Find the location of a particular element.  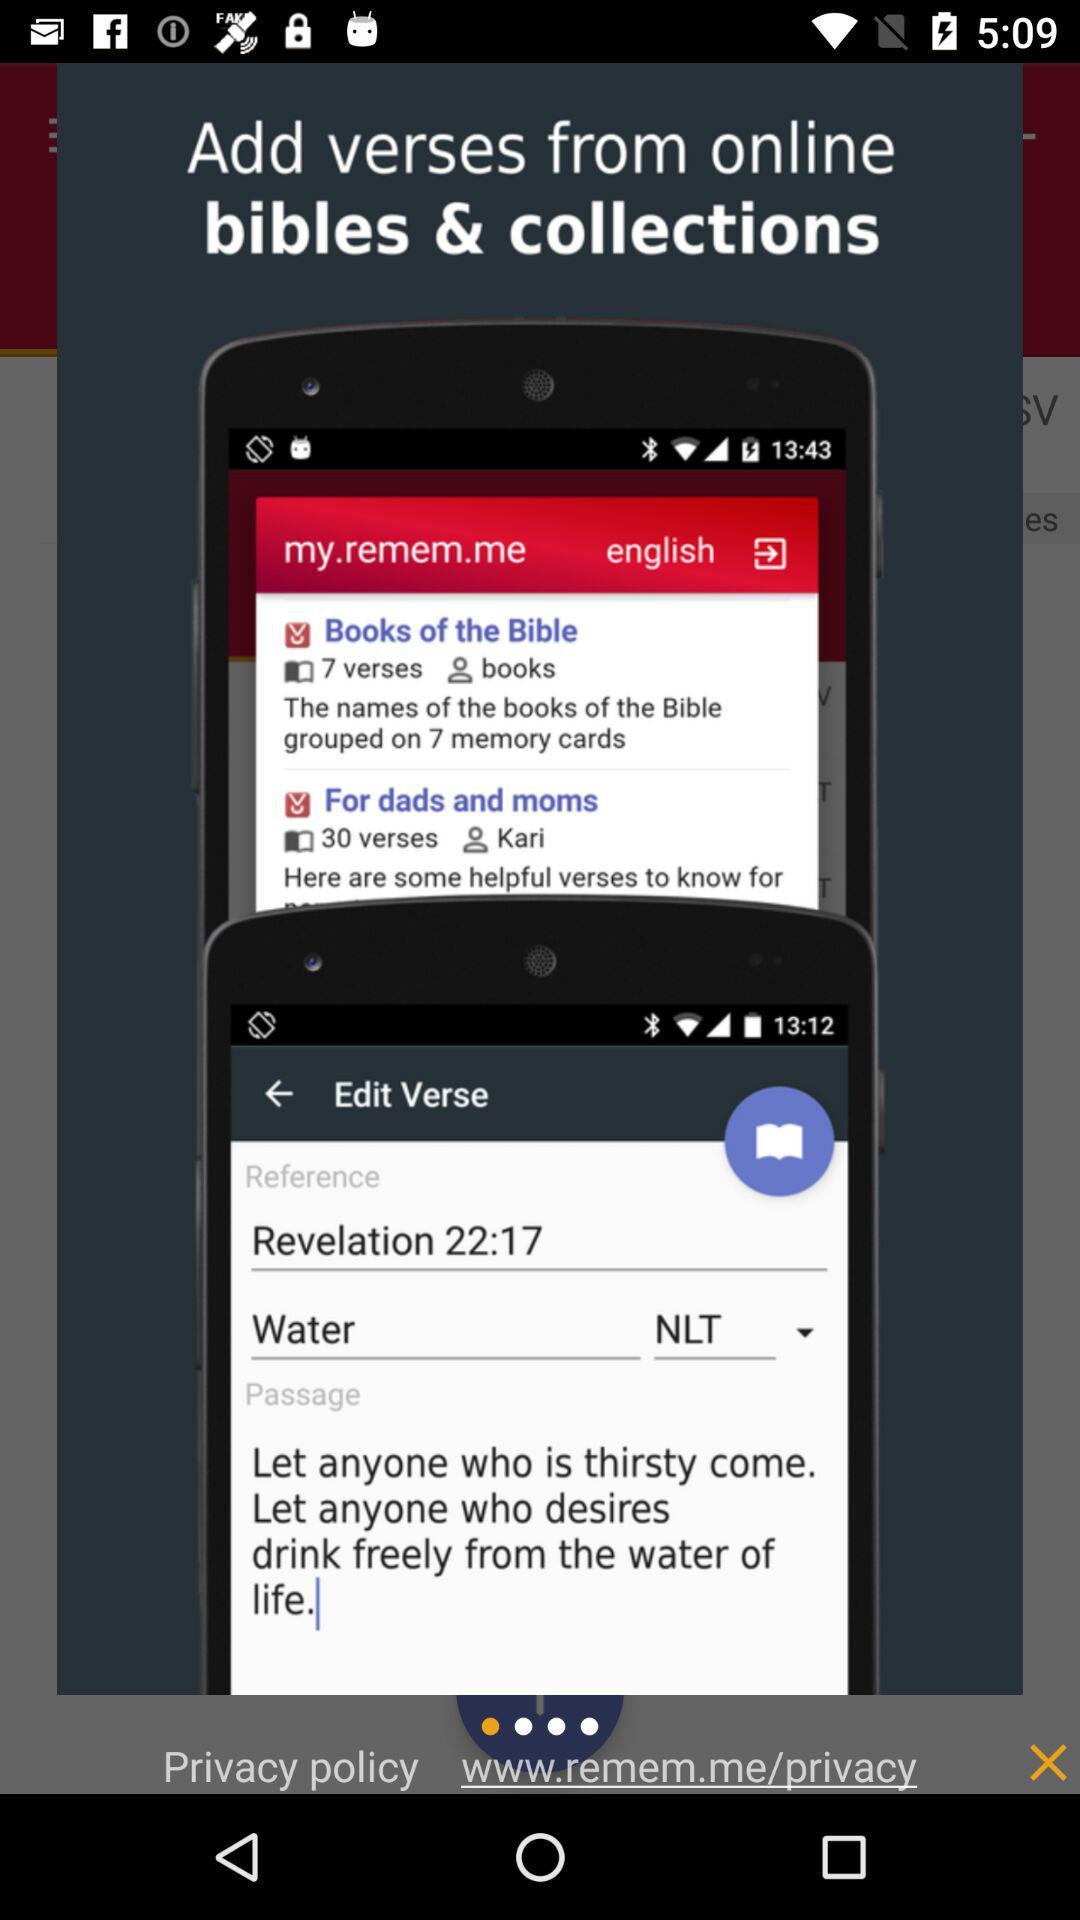

item at the bottom right corner is located at coordinates (1006, 1740).